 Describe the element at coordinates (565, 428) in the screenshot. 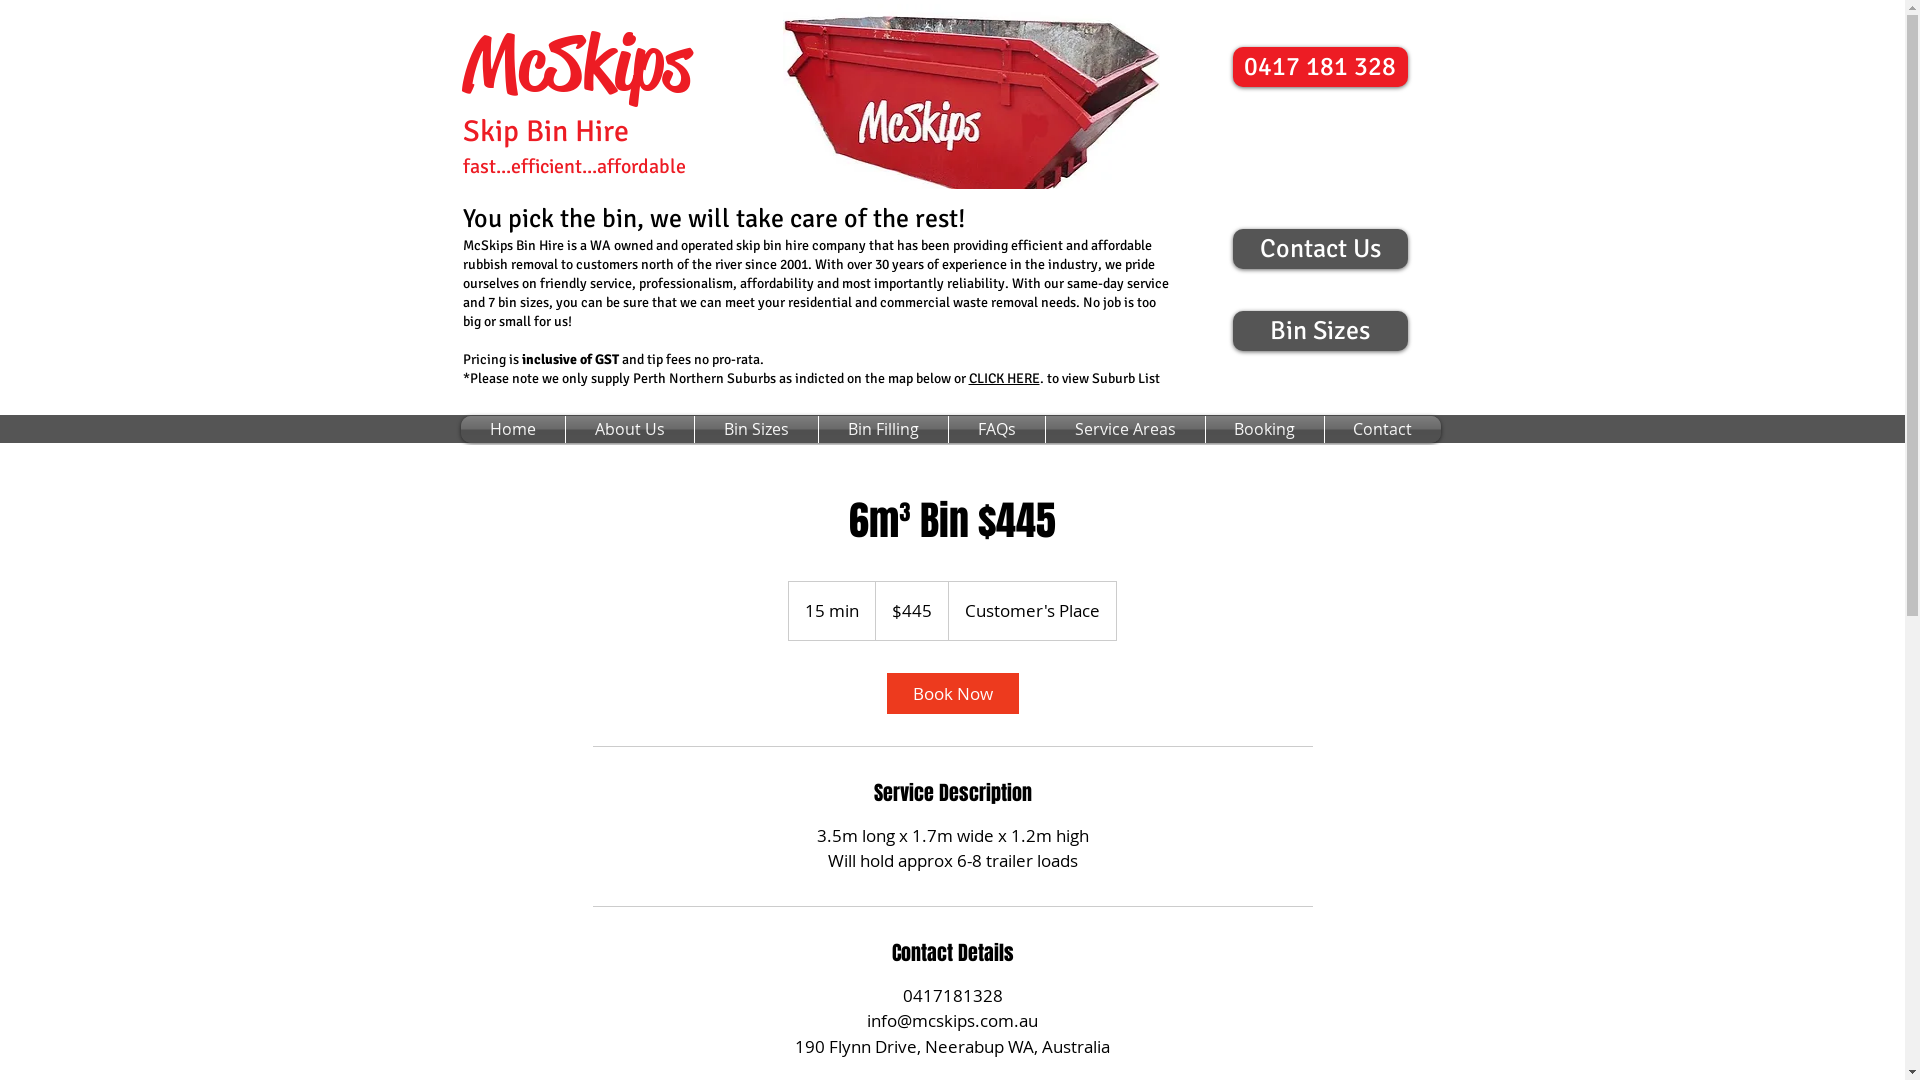

I see `'About Us'` at that location.